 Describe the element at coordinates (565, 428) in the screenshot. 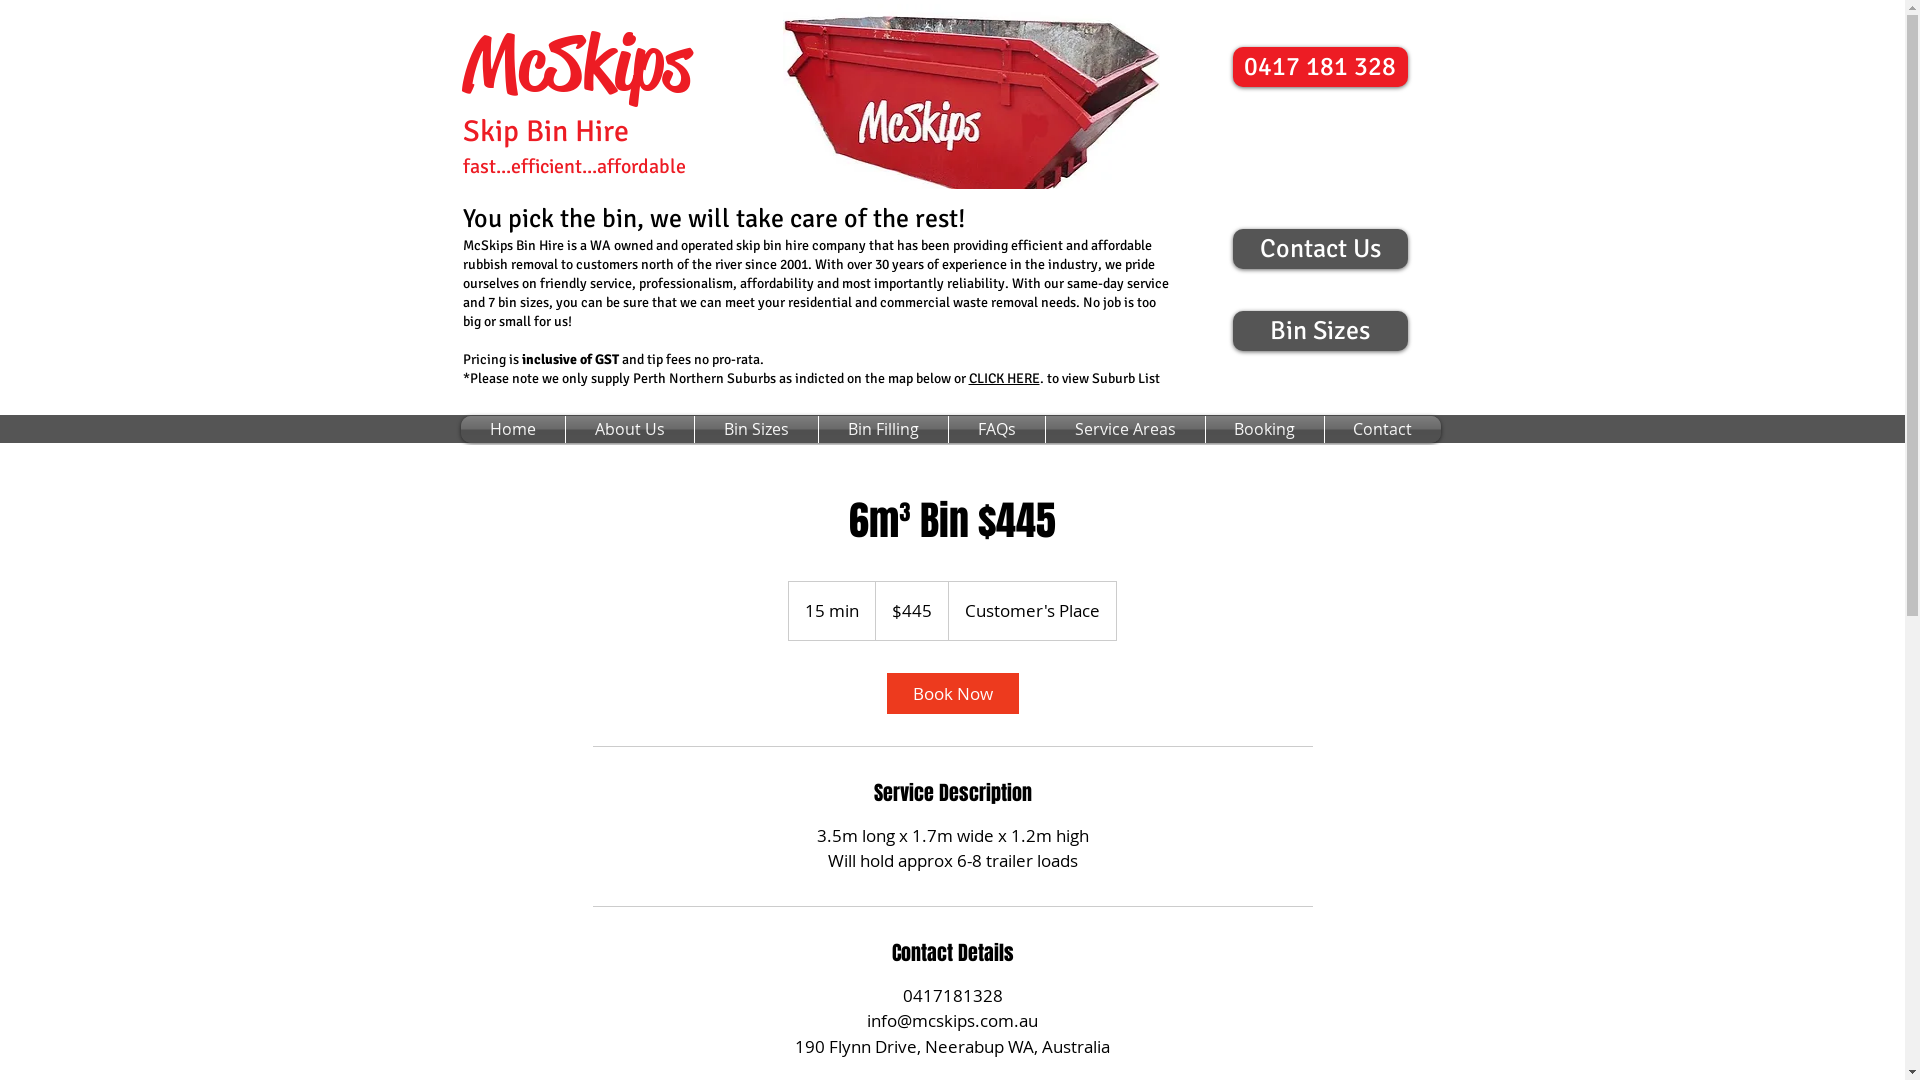

I see `'About Us'` at that location.